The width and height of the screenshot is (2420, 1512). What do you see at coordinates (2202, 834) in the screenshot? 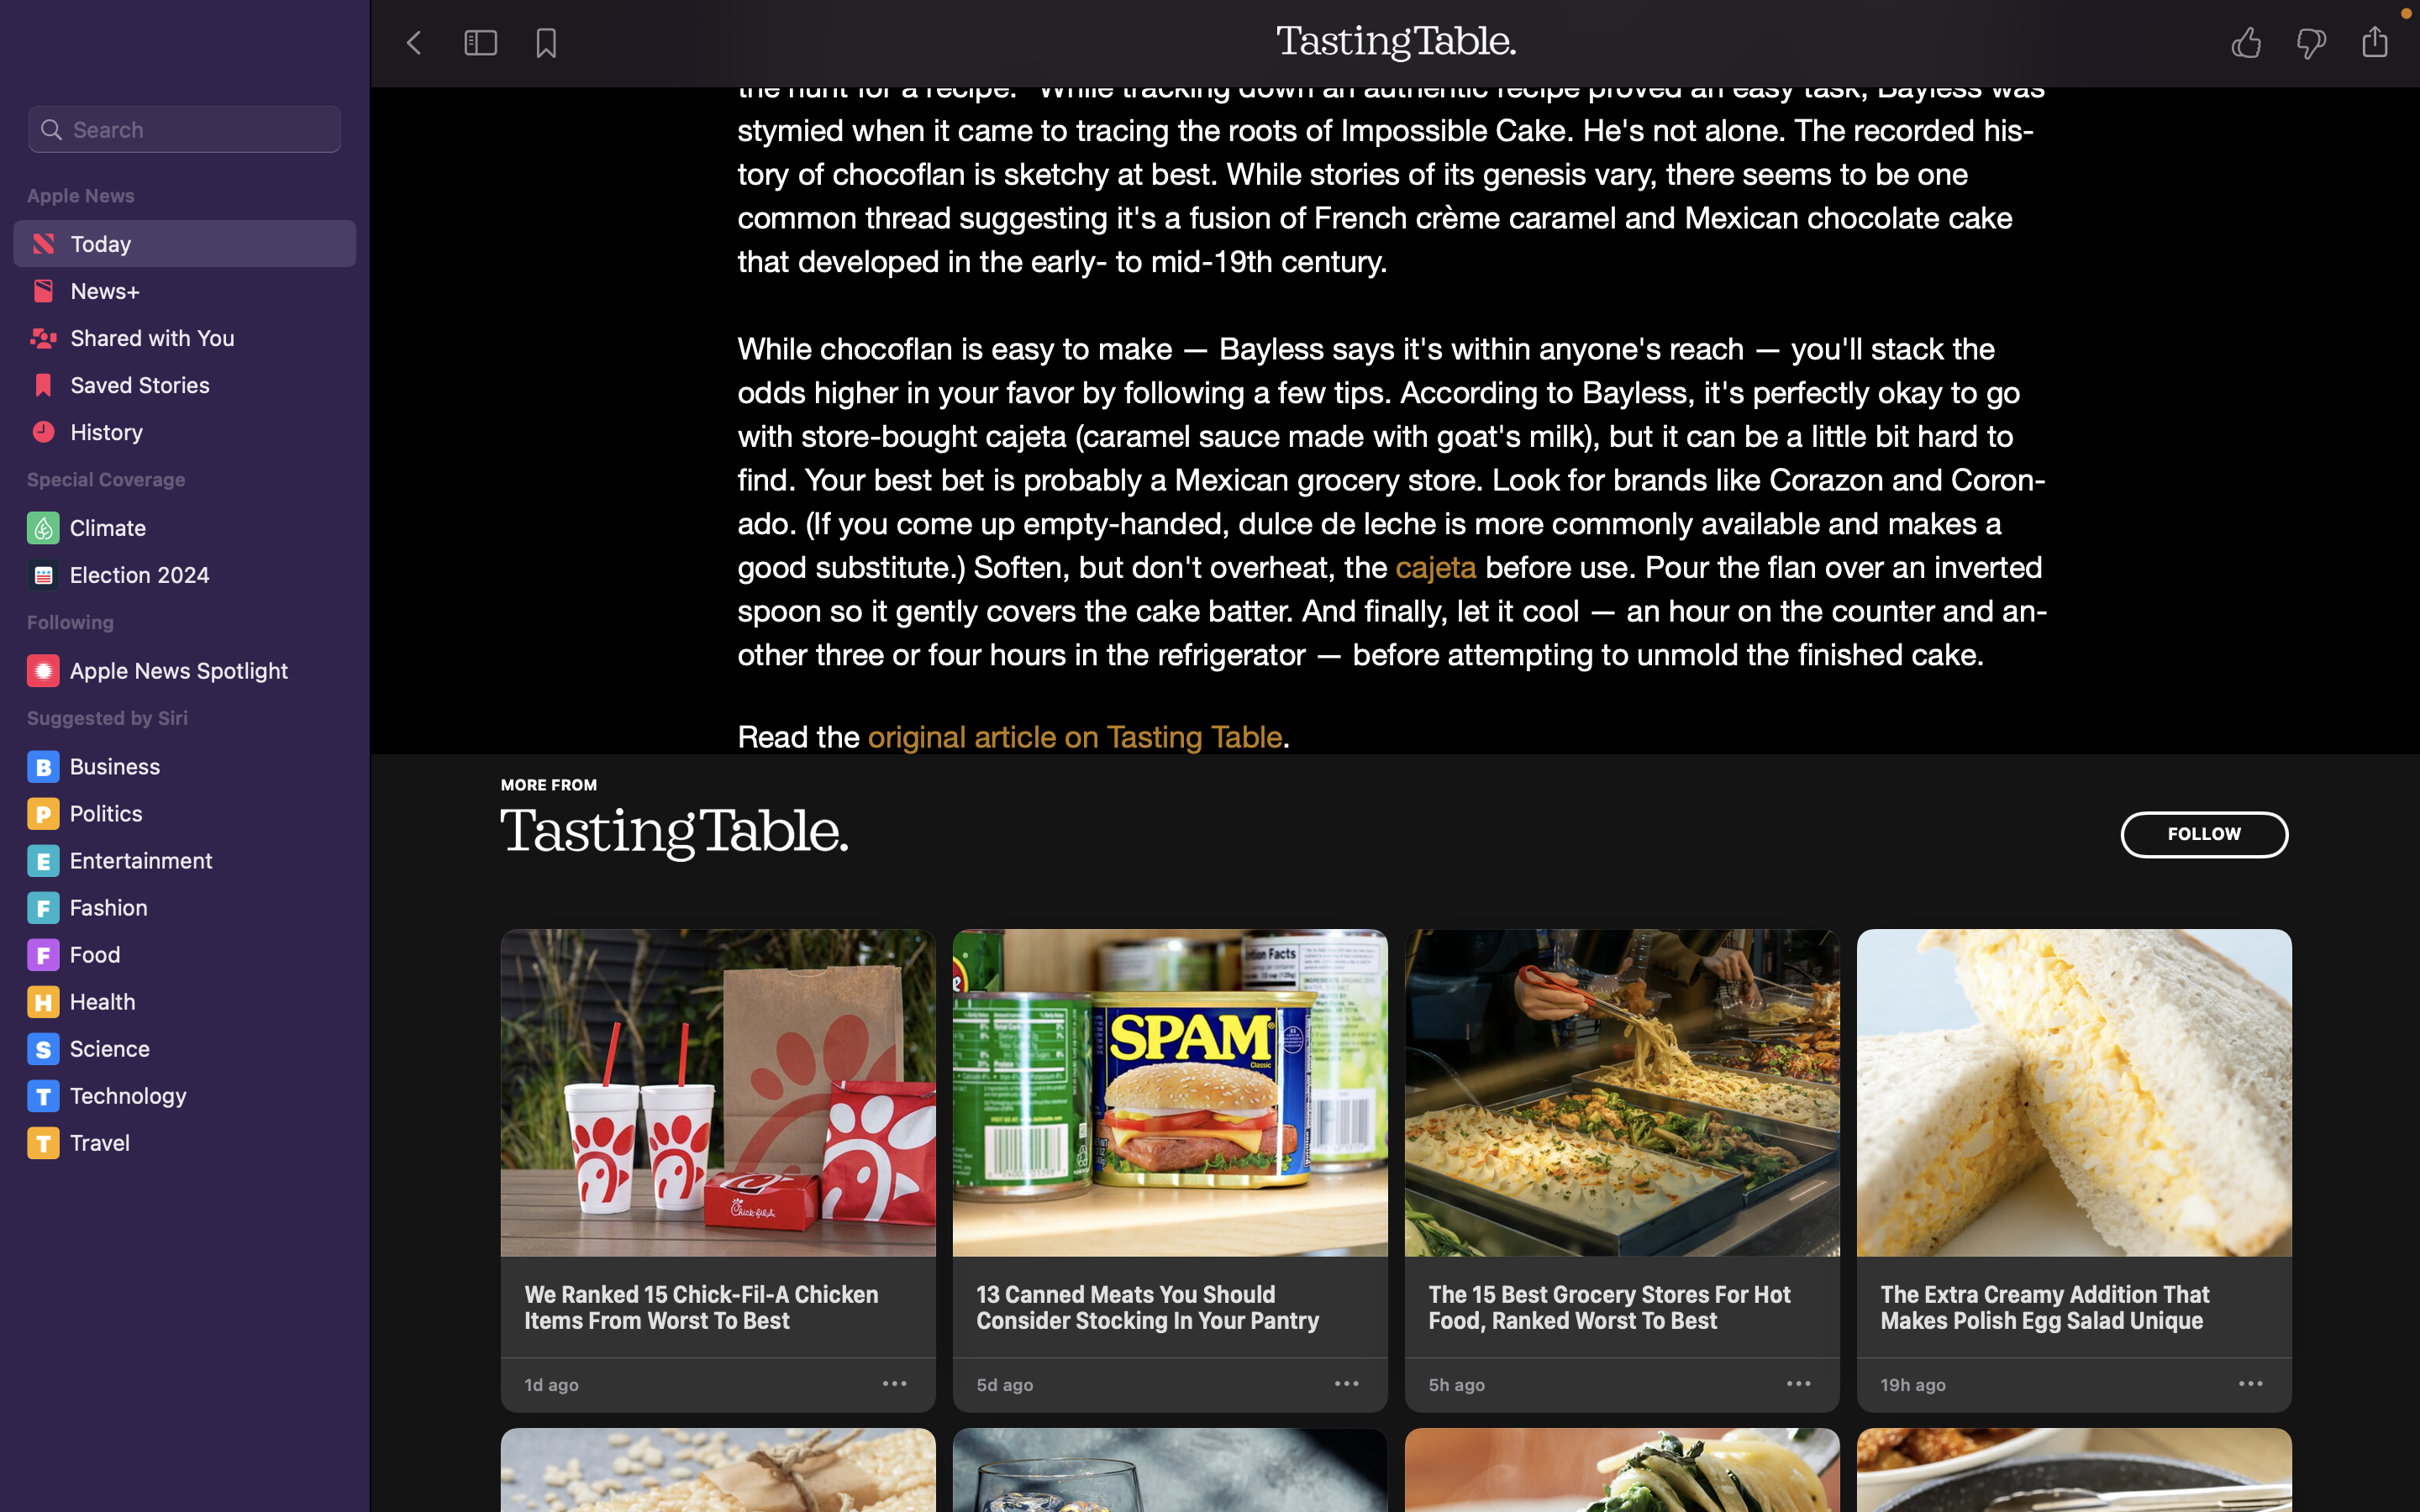
I see `the follow button on Tasting Table"s page` at bounding box center [2202, 834].